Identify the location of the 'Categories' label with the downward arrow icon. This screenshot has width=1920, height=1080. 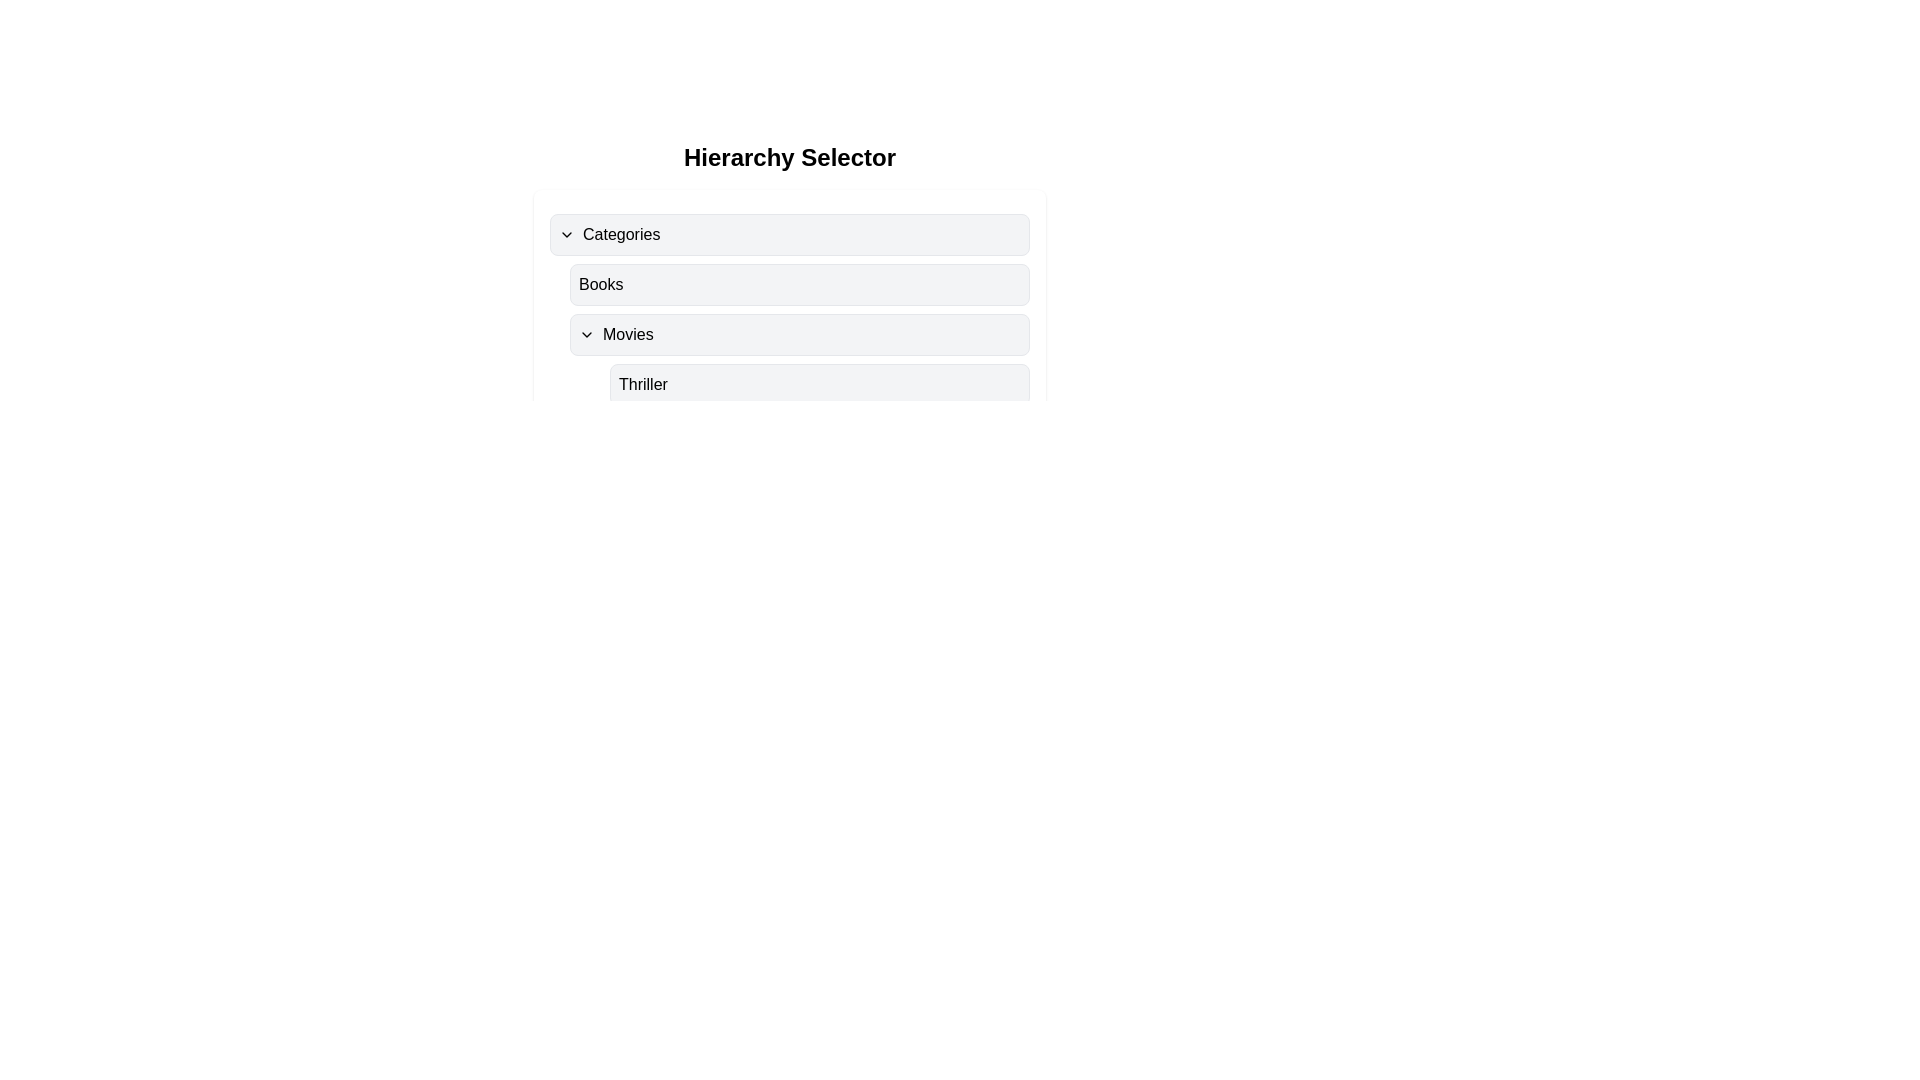
(608, 234).